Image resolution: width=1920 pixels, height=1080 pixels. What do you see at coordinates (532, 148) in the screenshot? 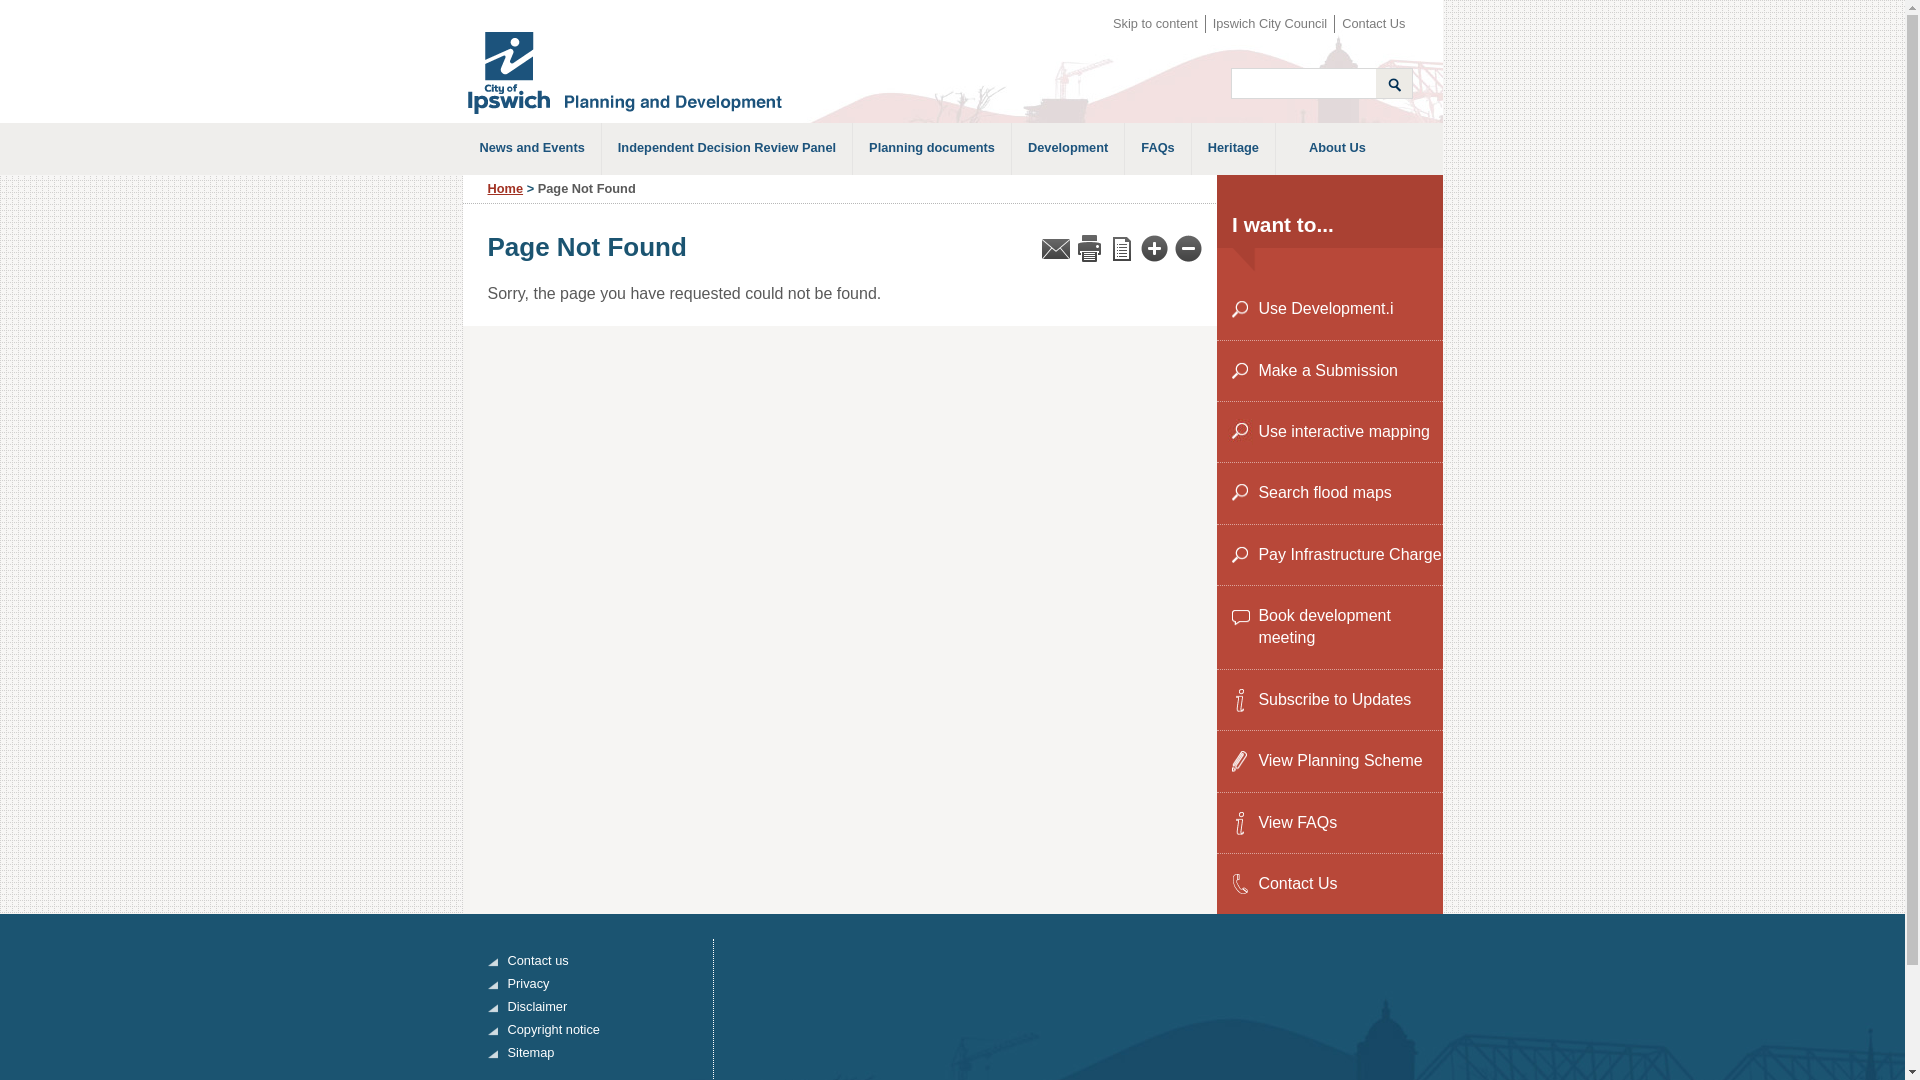
I see `'News and Events'` at bounding box center [532, 148].